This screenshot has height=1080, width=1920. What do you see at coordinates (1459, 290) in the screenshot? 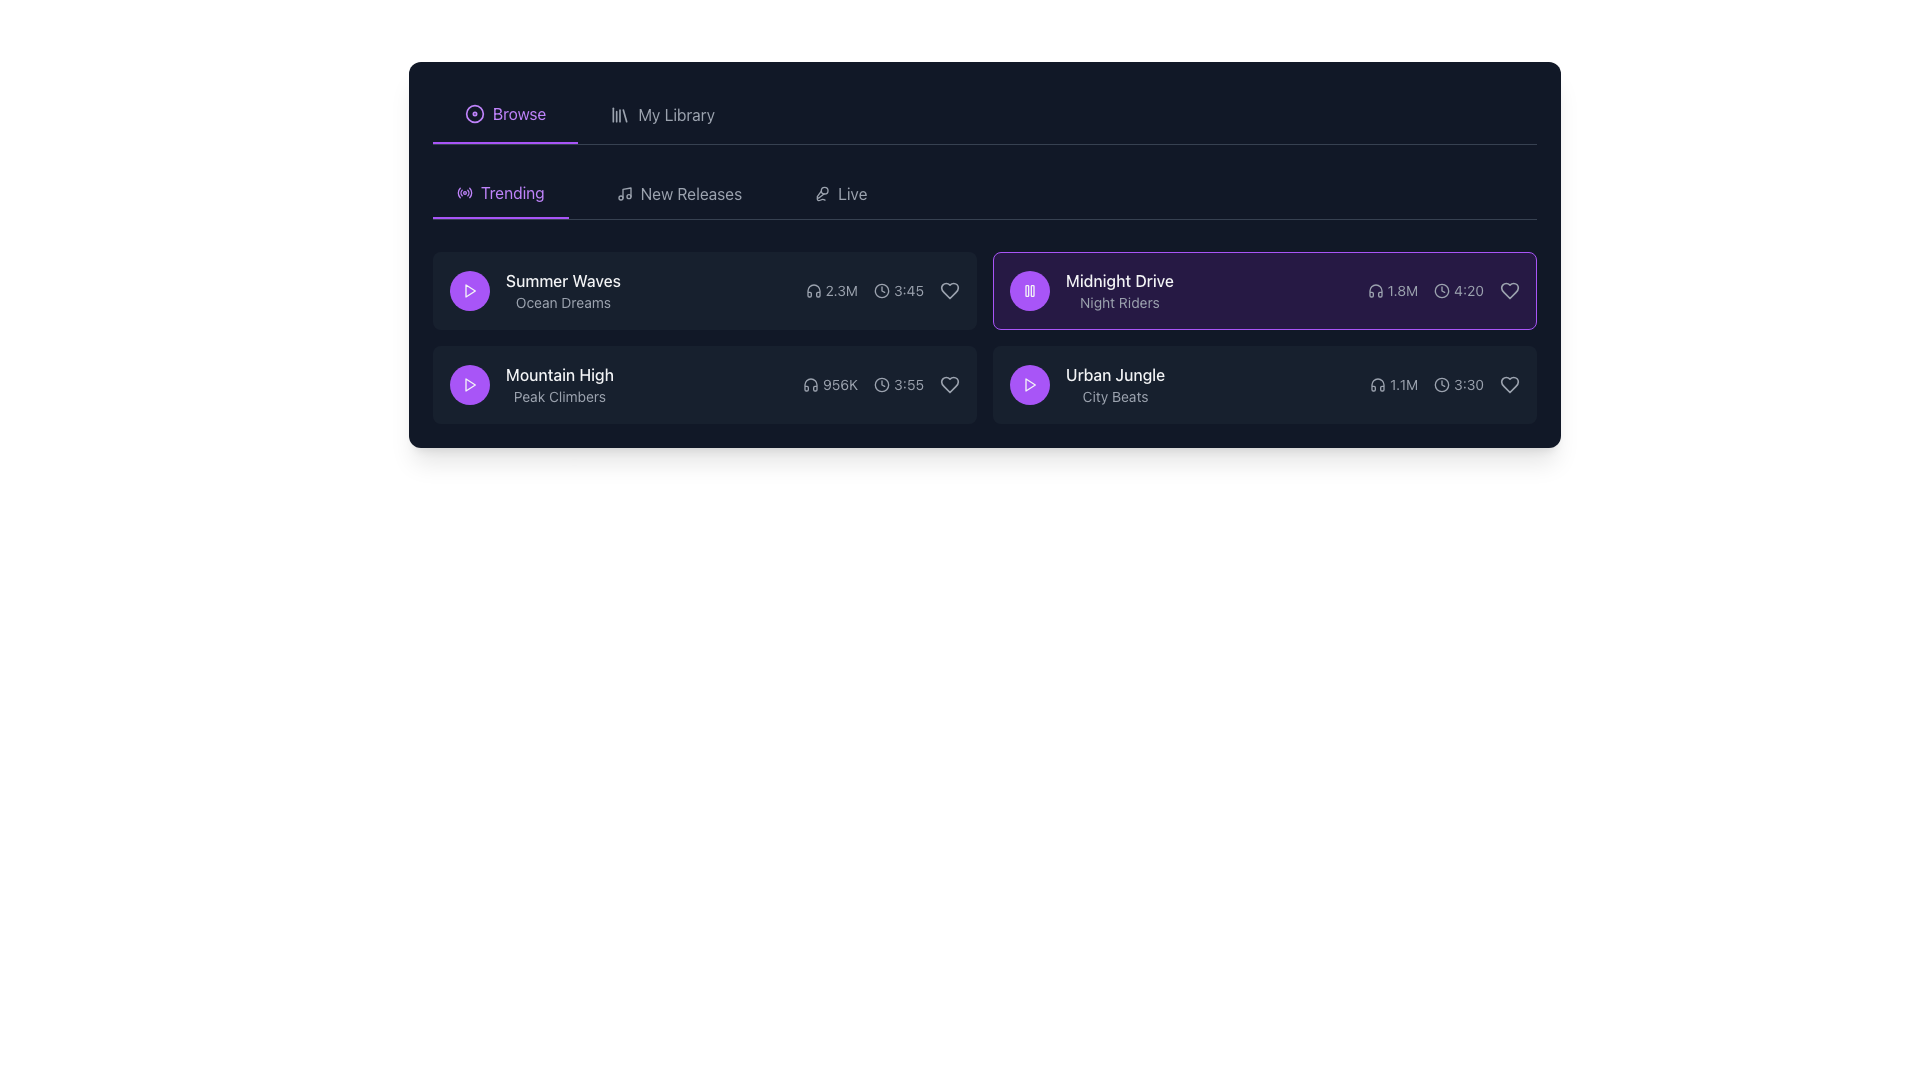
I see `the label displaying the duration of the 'Midnight Drive' track, located on the right side of the row for this item in the second row of the list` at bounding box center [1459, 290].